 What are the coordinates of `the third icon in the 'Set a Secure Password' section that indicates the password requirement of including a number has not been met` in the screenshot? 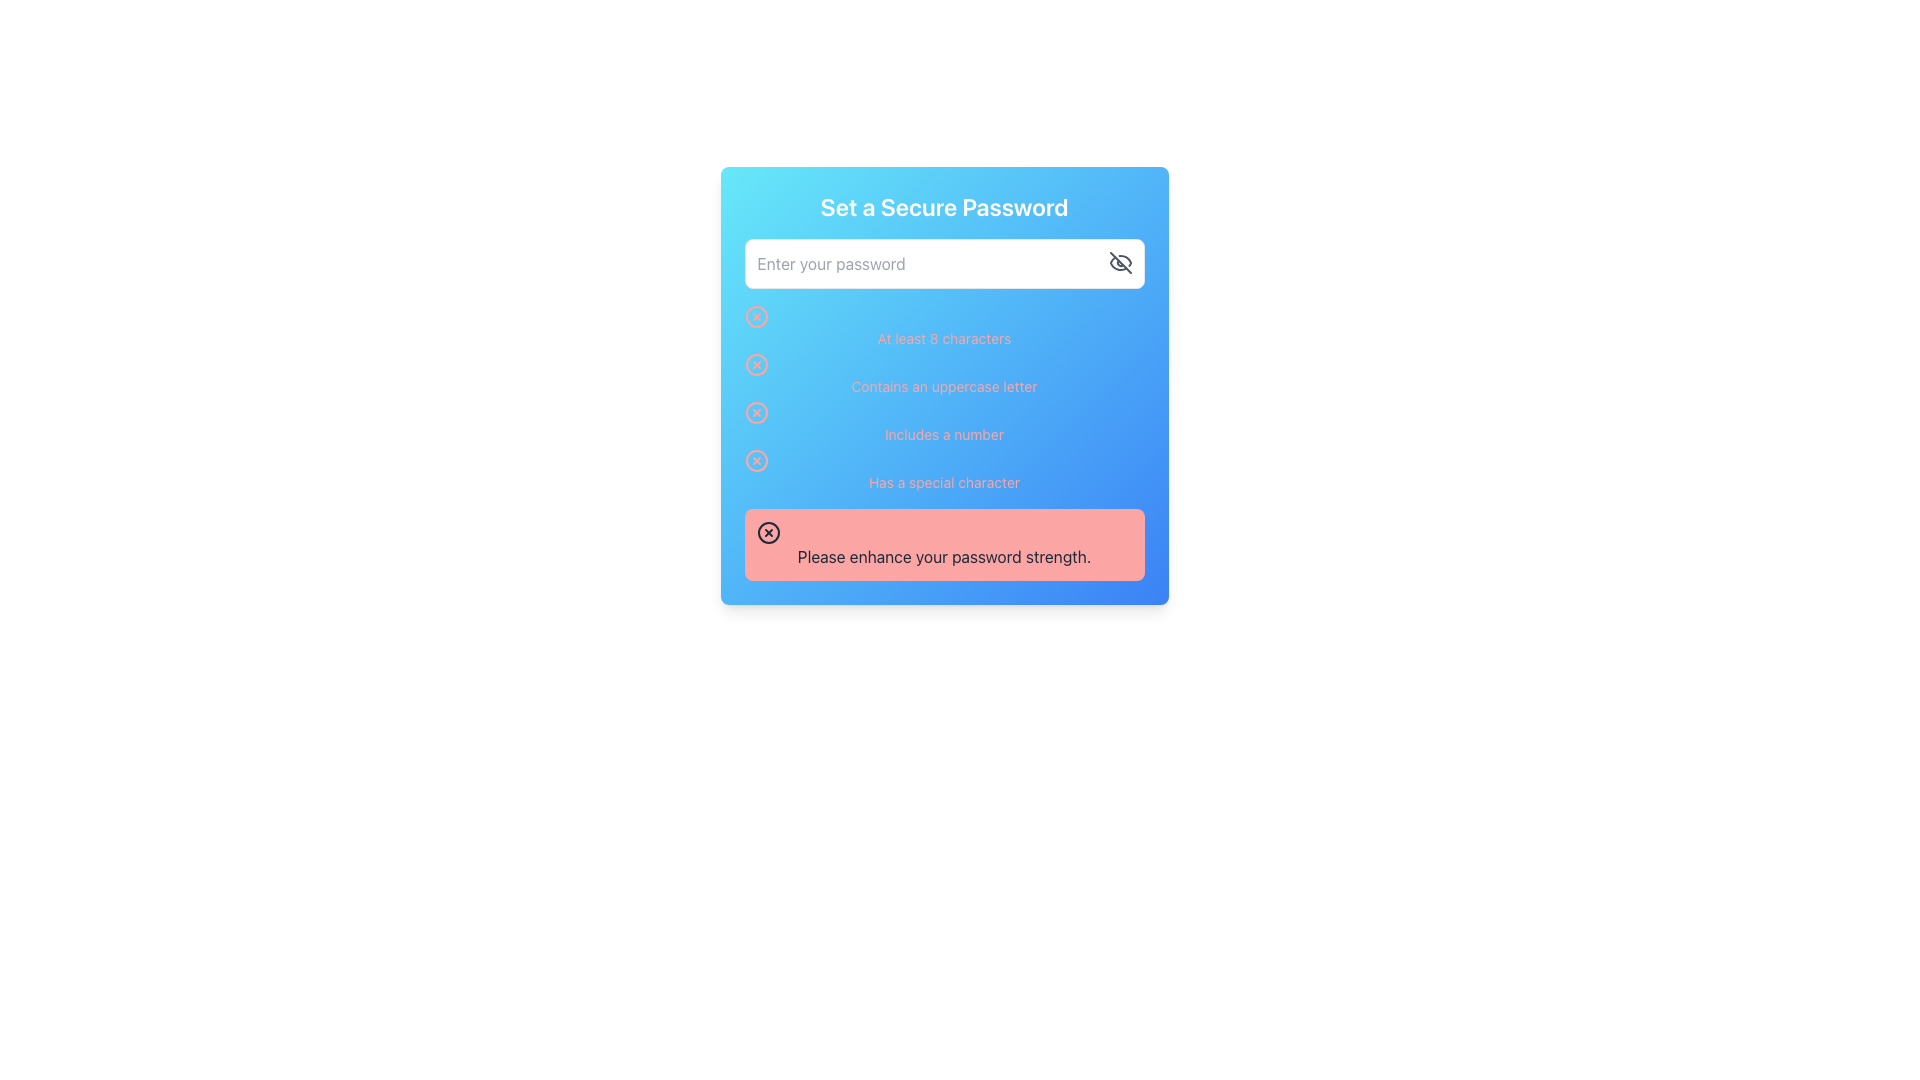 It's located at (755, 411).